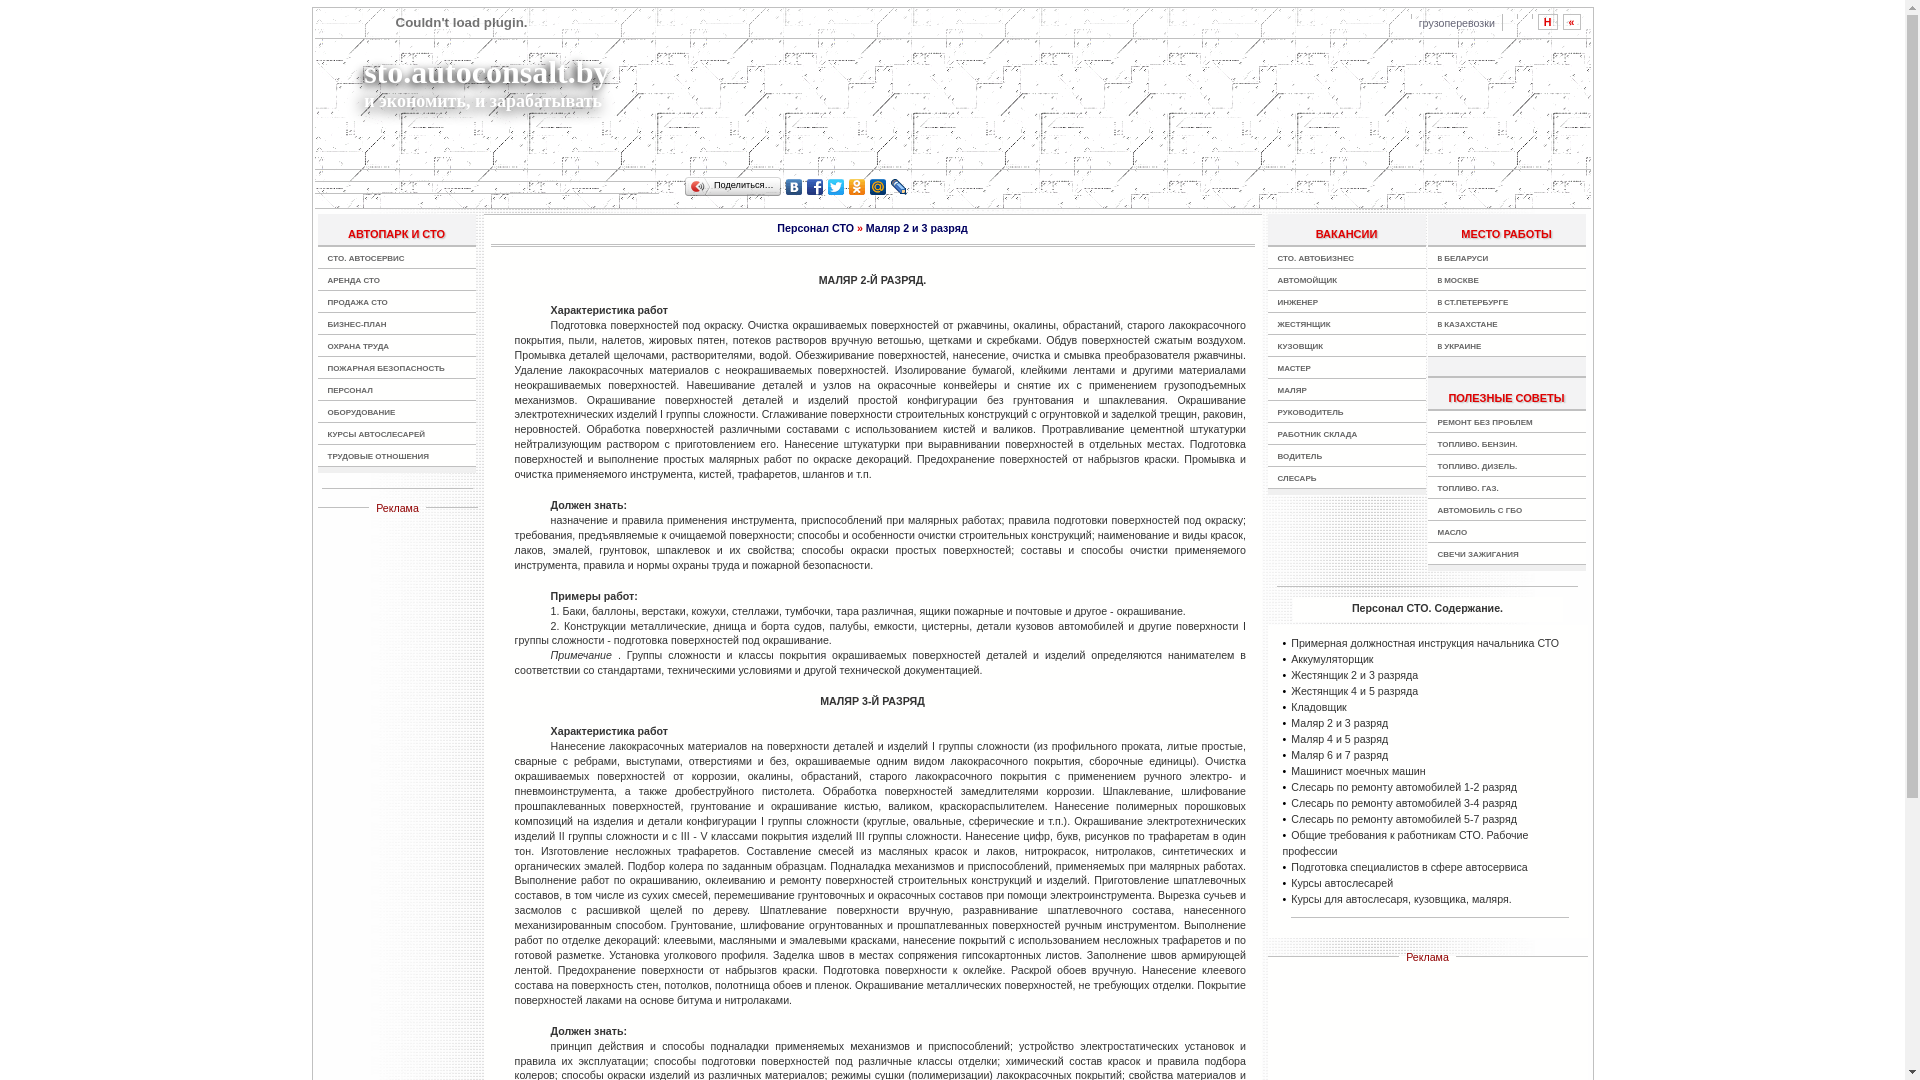 The width and height of the screenshot is (1920, 1080). I want to click on 'LiveJournal', so click(898, 186).